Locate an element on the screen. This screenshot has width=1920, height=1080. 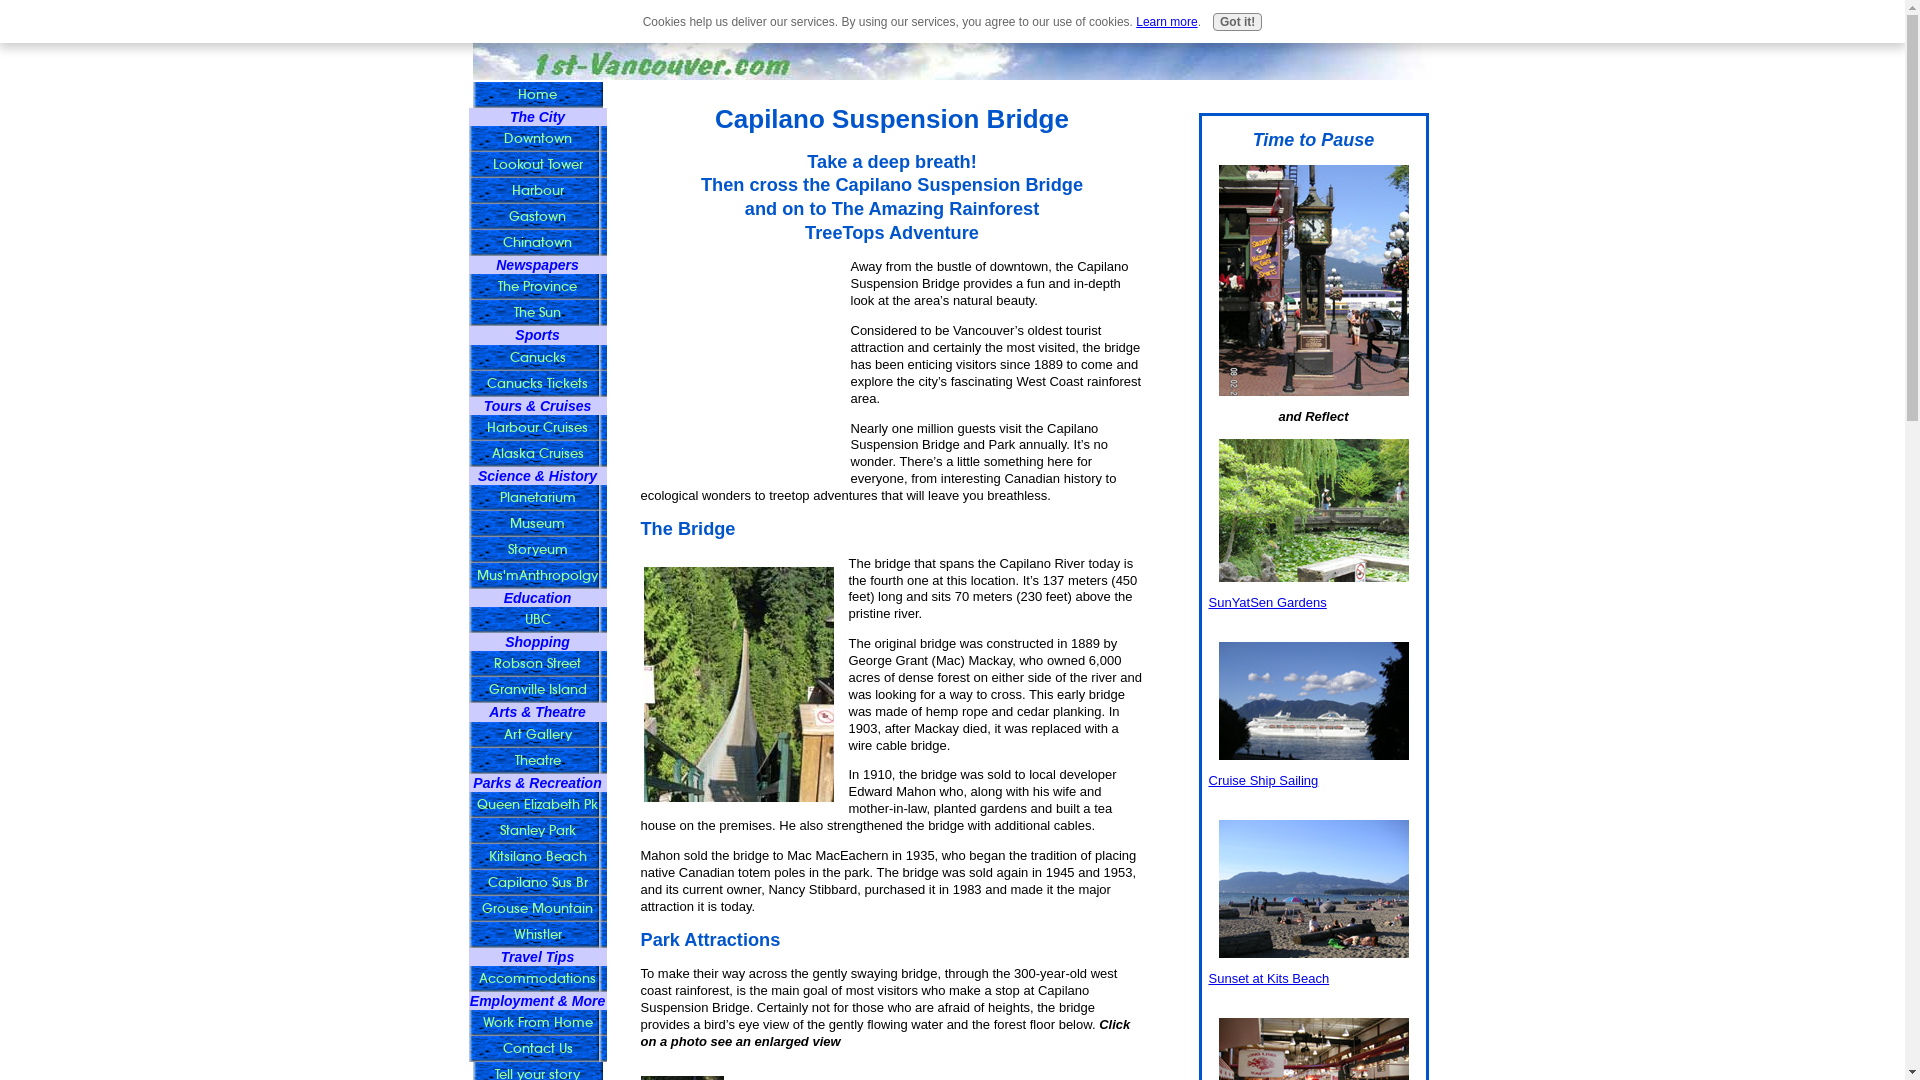
'Queen Elizabeth Pk' is located at coordinates (537, 804).